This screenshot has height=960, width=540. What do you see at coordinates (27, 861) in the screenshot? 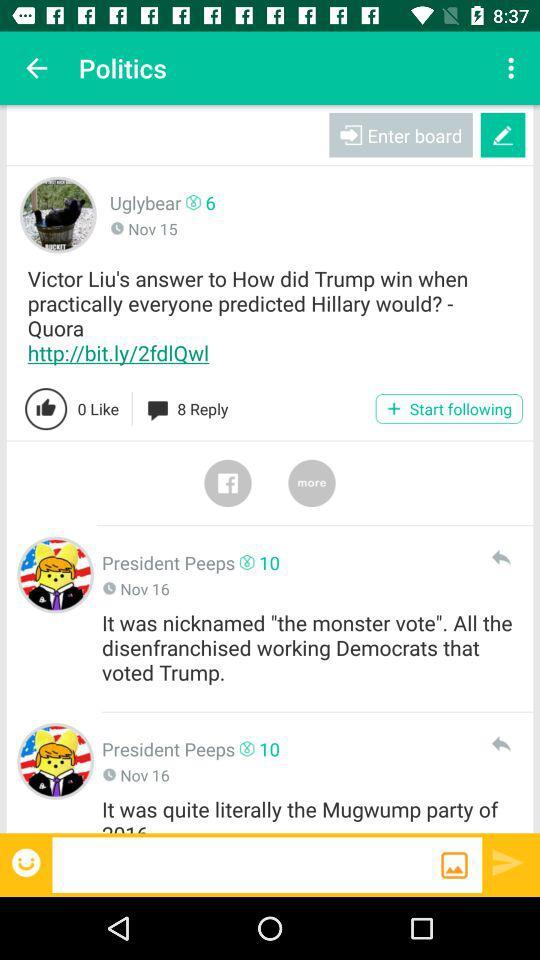
I see `share the emoji` at bounding box center [27, 861].